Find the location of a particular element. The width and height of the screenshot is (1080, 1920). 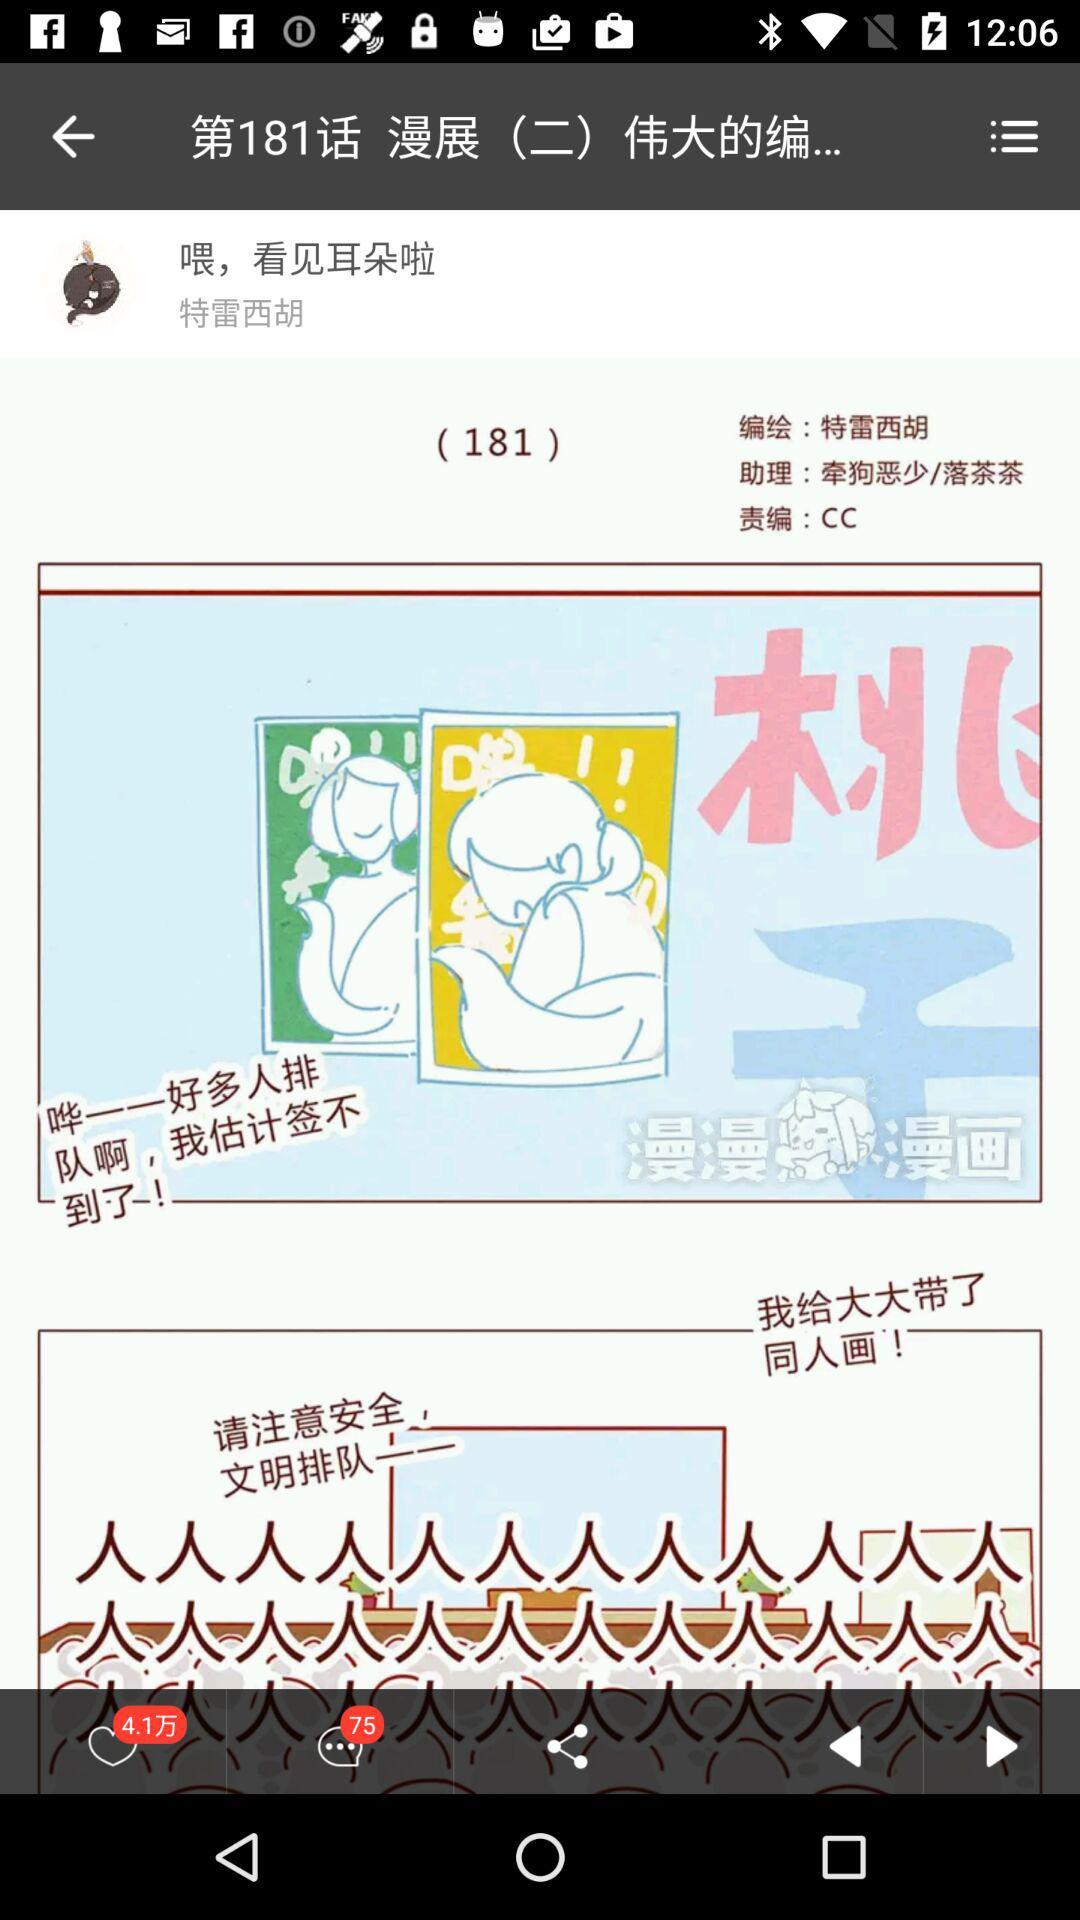

the chat option in the bottom is located at coordinates (338, 1745).